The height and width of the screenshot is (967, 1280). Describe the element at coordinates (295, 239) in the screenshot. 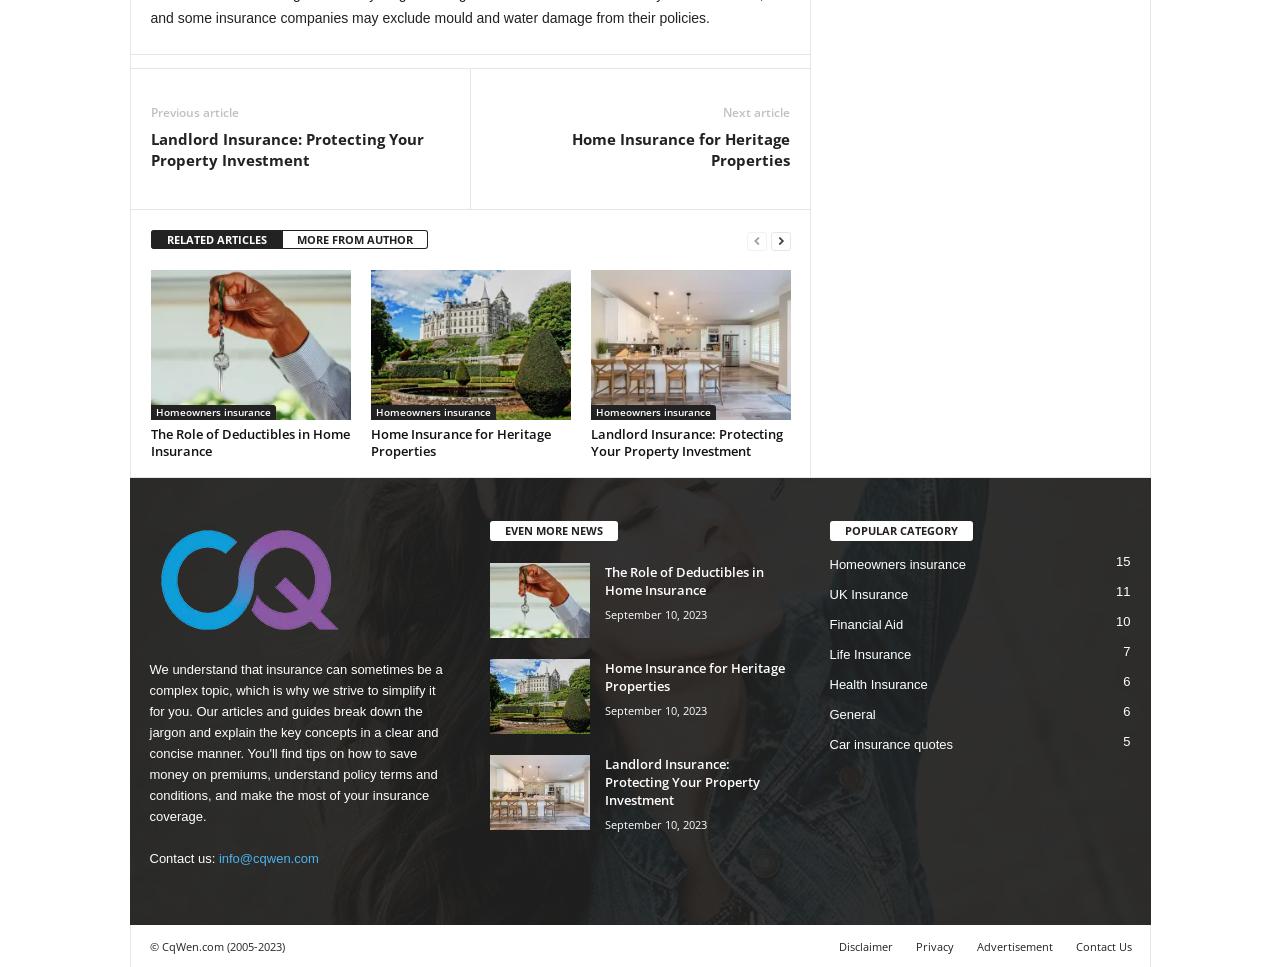

I see `'MORE FROM AUTHOR'` at that location.